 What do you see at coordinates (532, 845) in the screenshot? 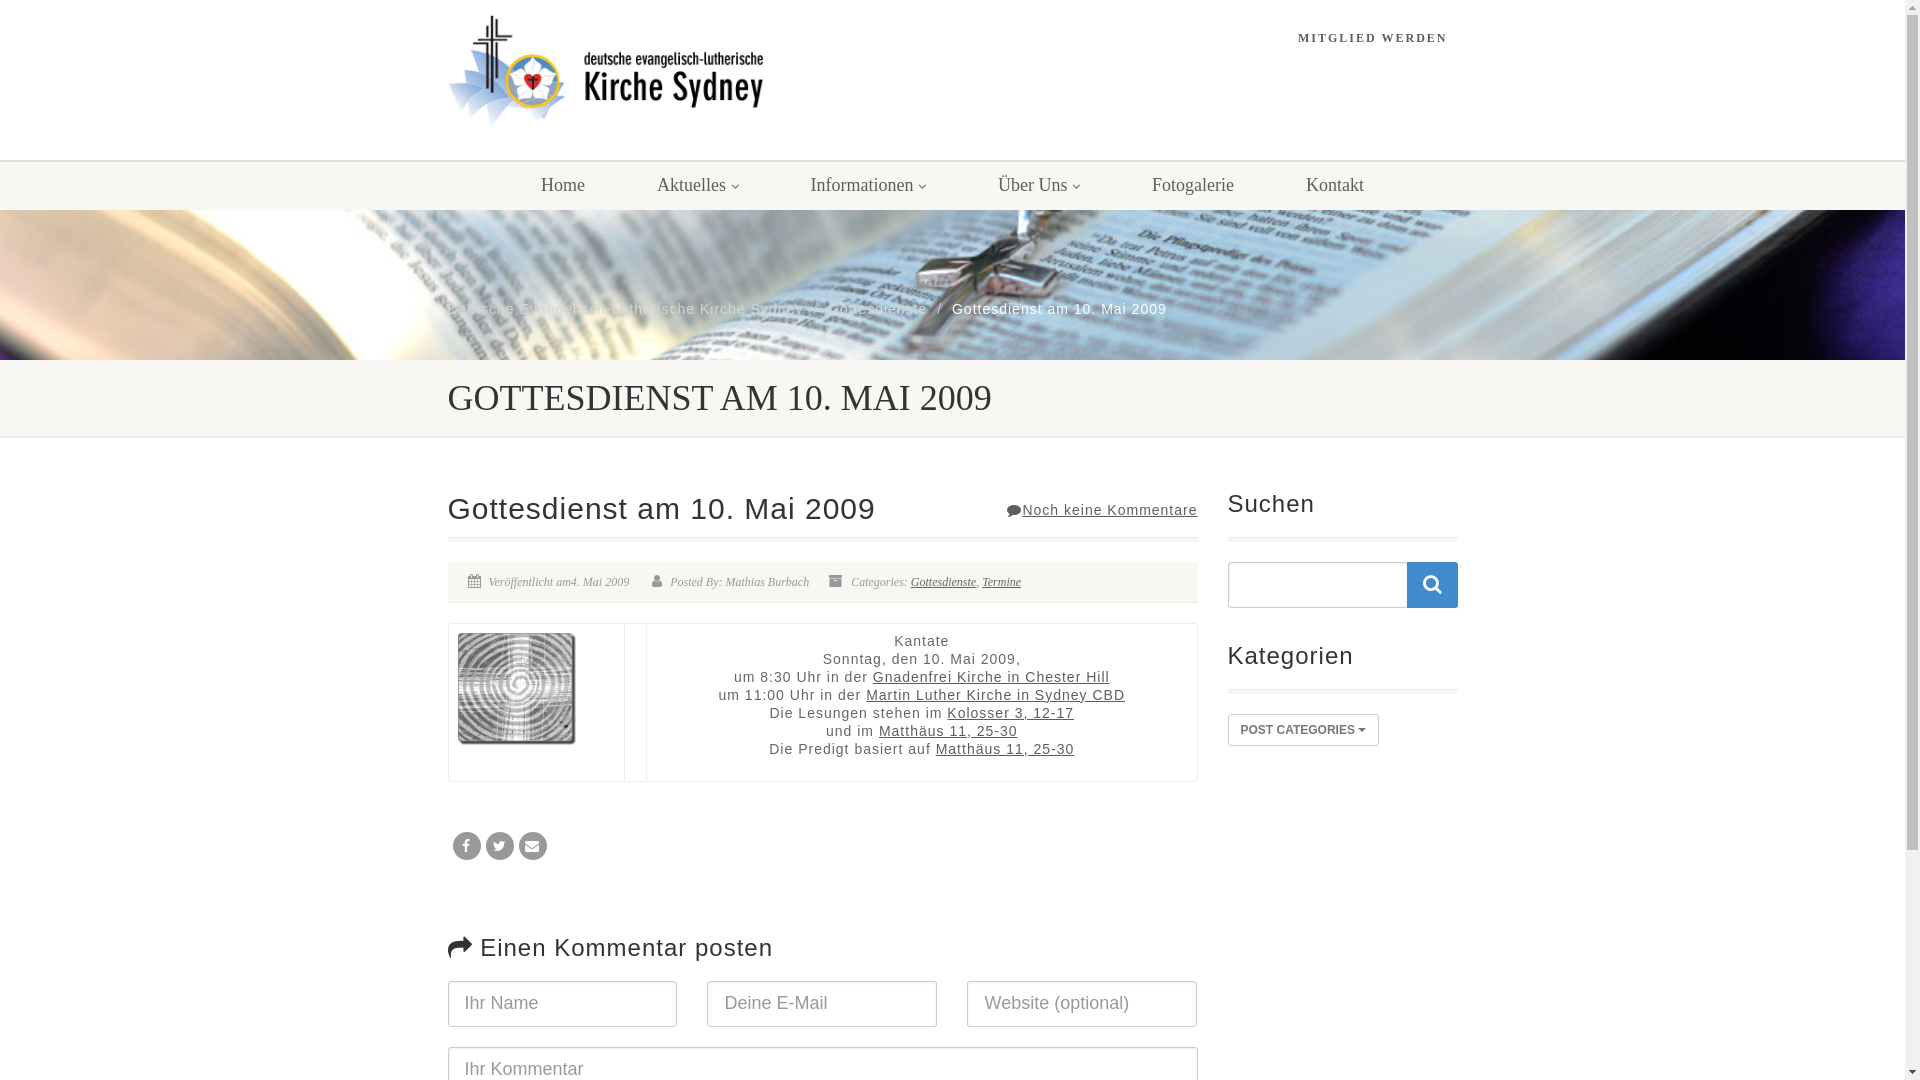
I see `'Email'` at bounding box center [532, 845].